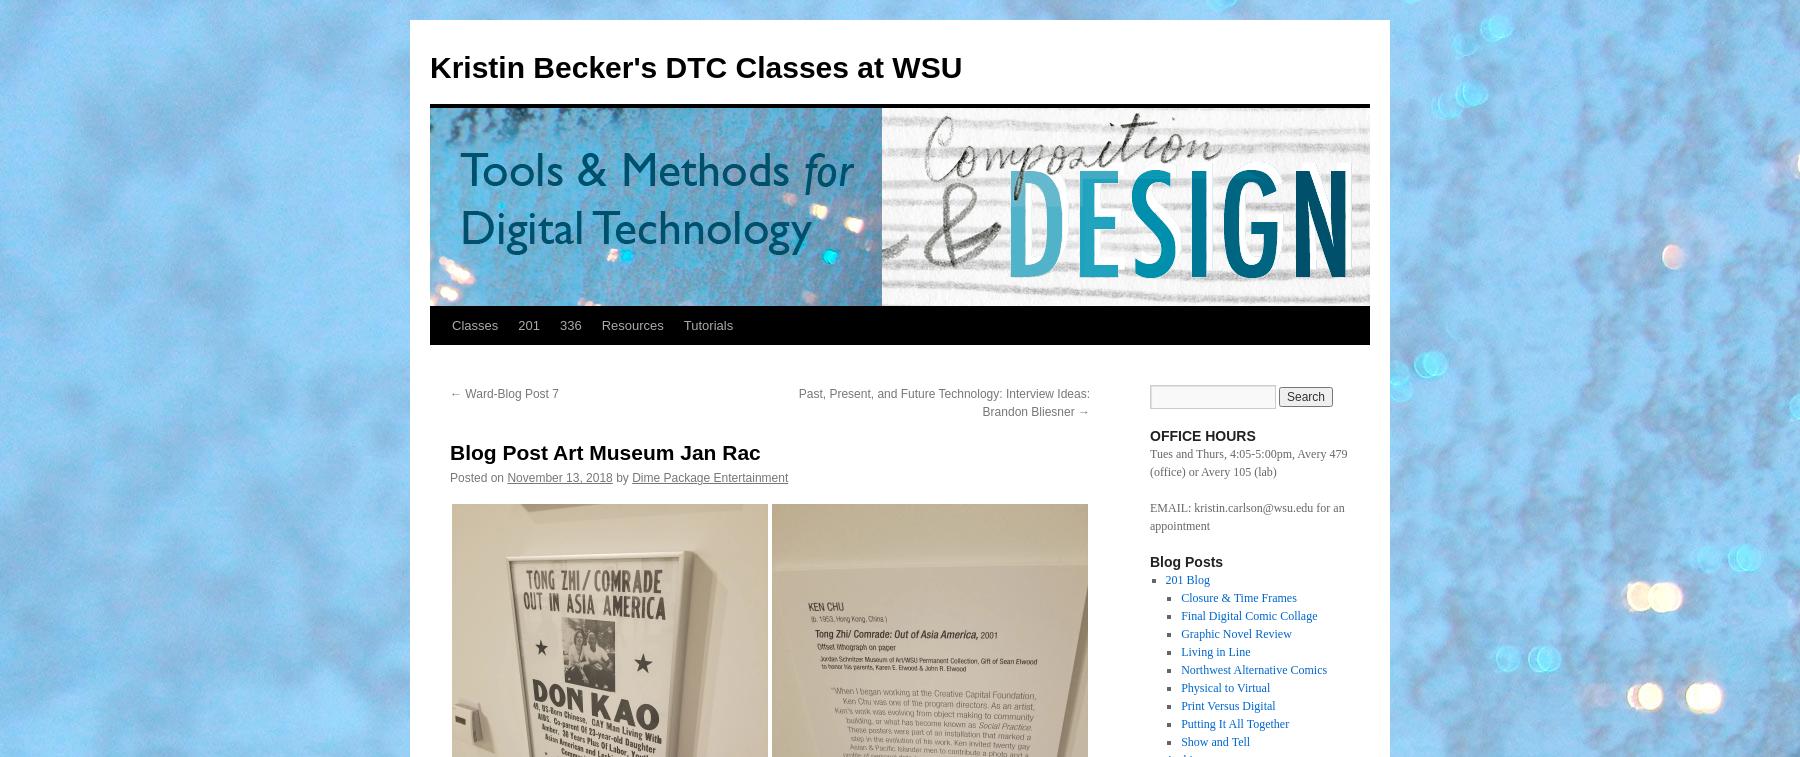 This screenshot has width=1800, height=757. What do you see at coordinates (476, 477) in the screenshot?
I see `'Posted on'` at bounding box center [476, 477].